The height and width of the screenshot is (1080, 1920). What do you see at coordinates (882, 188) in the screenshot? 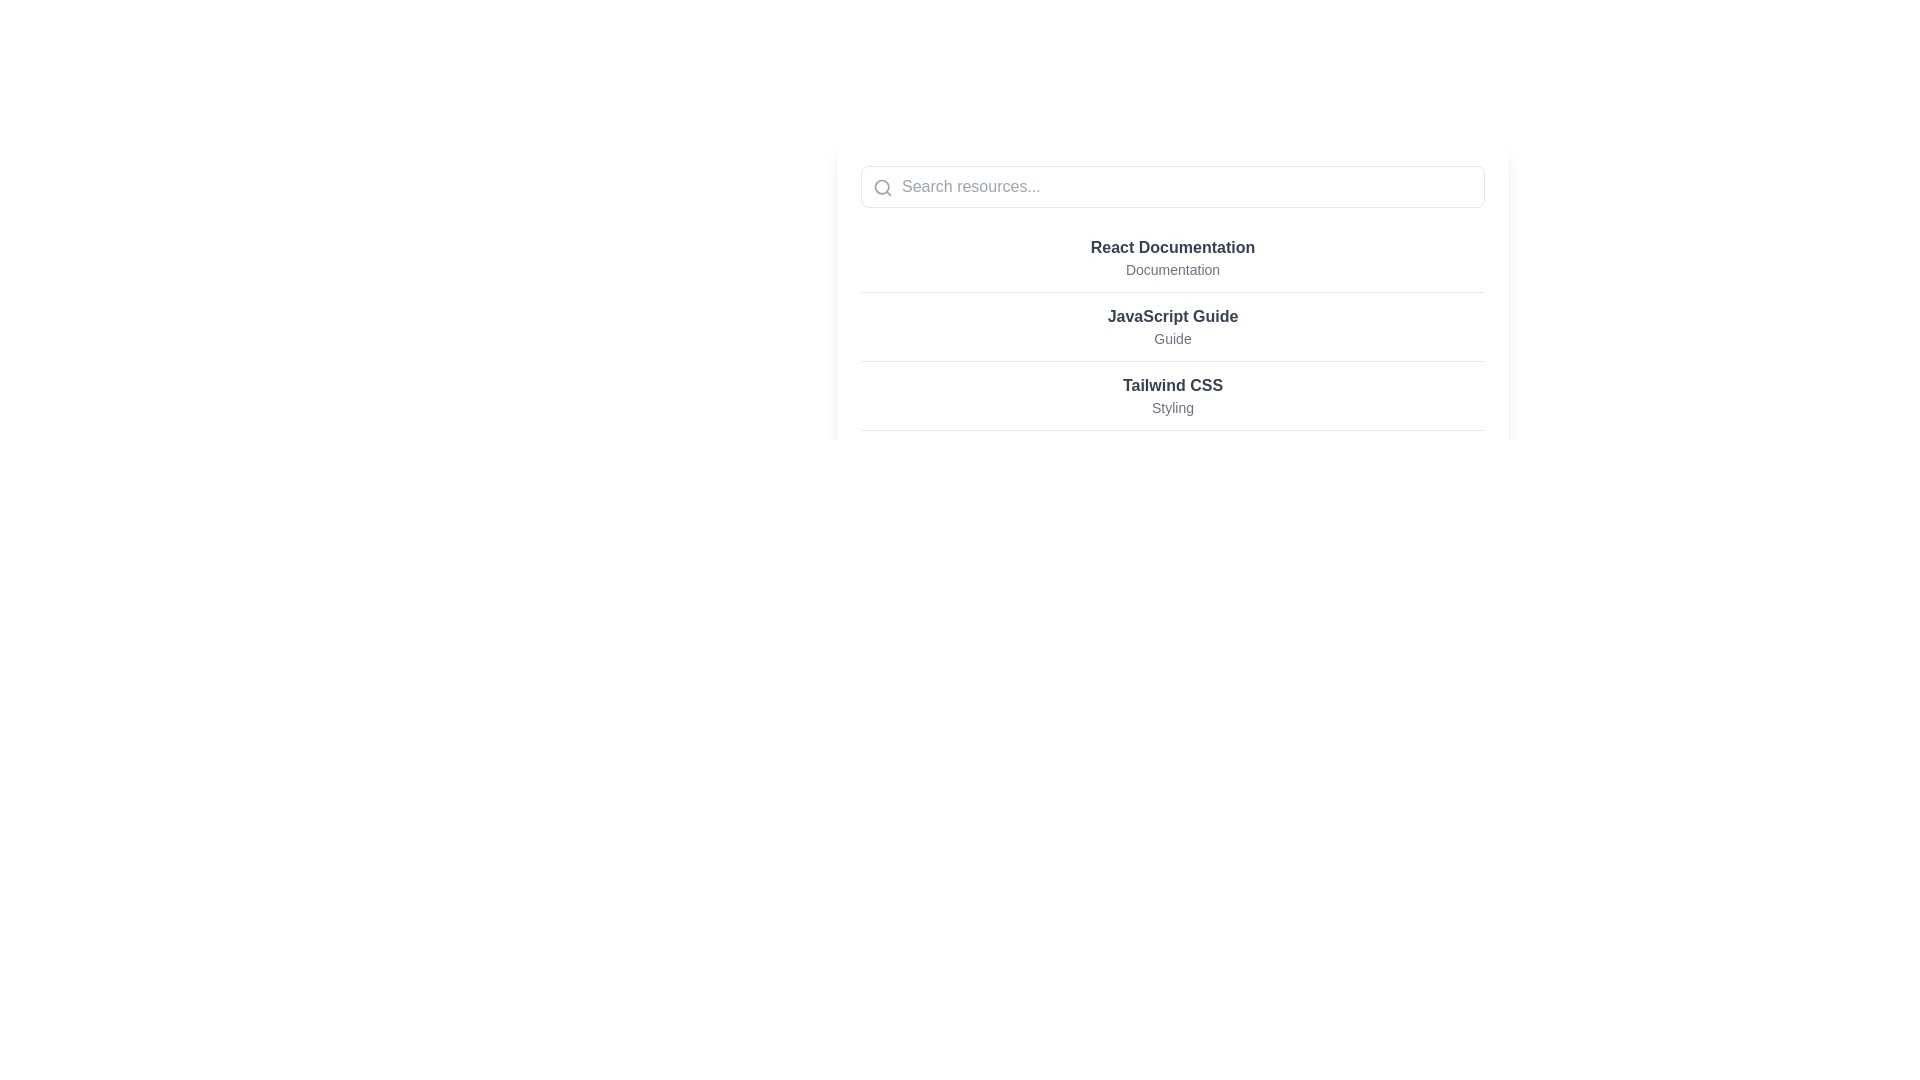
I see `the magnifying glass icon, which is a gray outlined circular search icon located at the top-left corner of the search input field area, adjacent to the placeholder text 'Search resources...'` at bounding box center [882, 188].